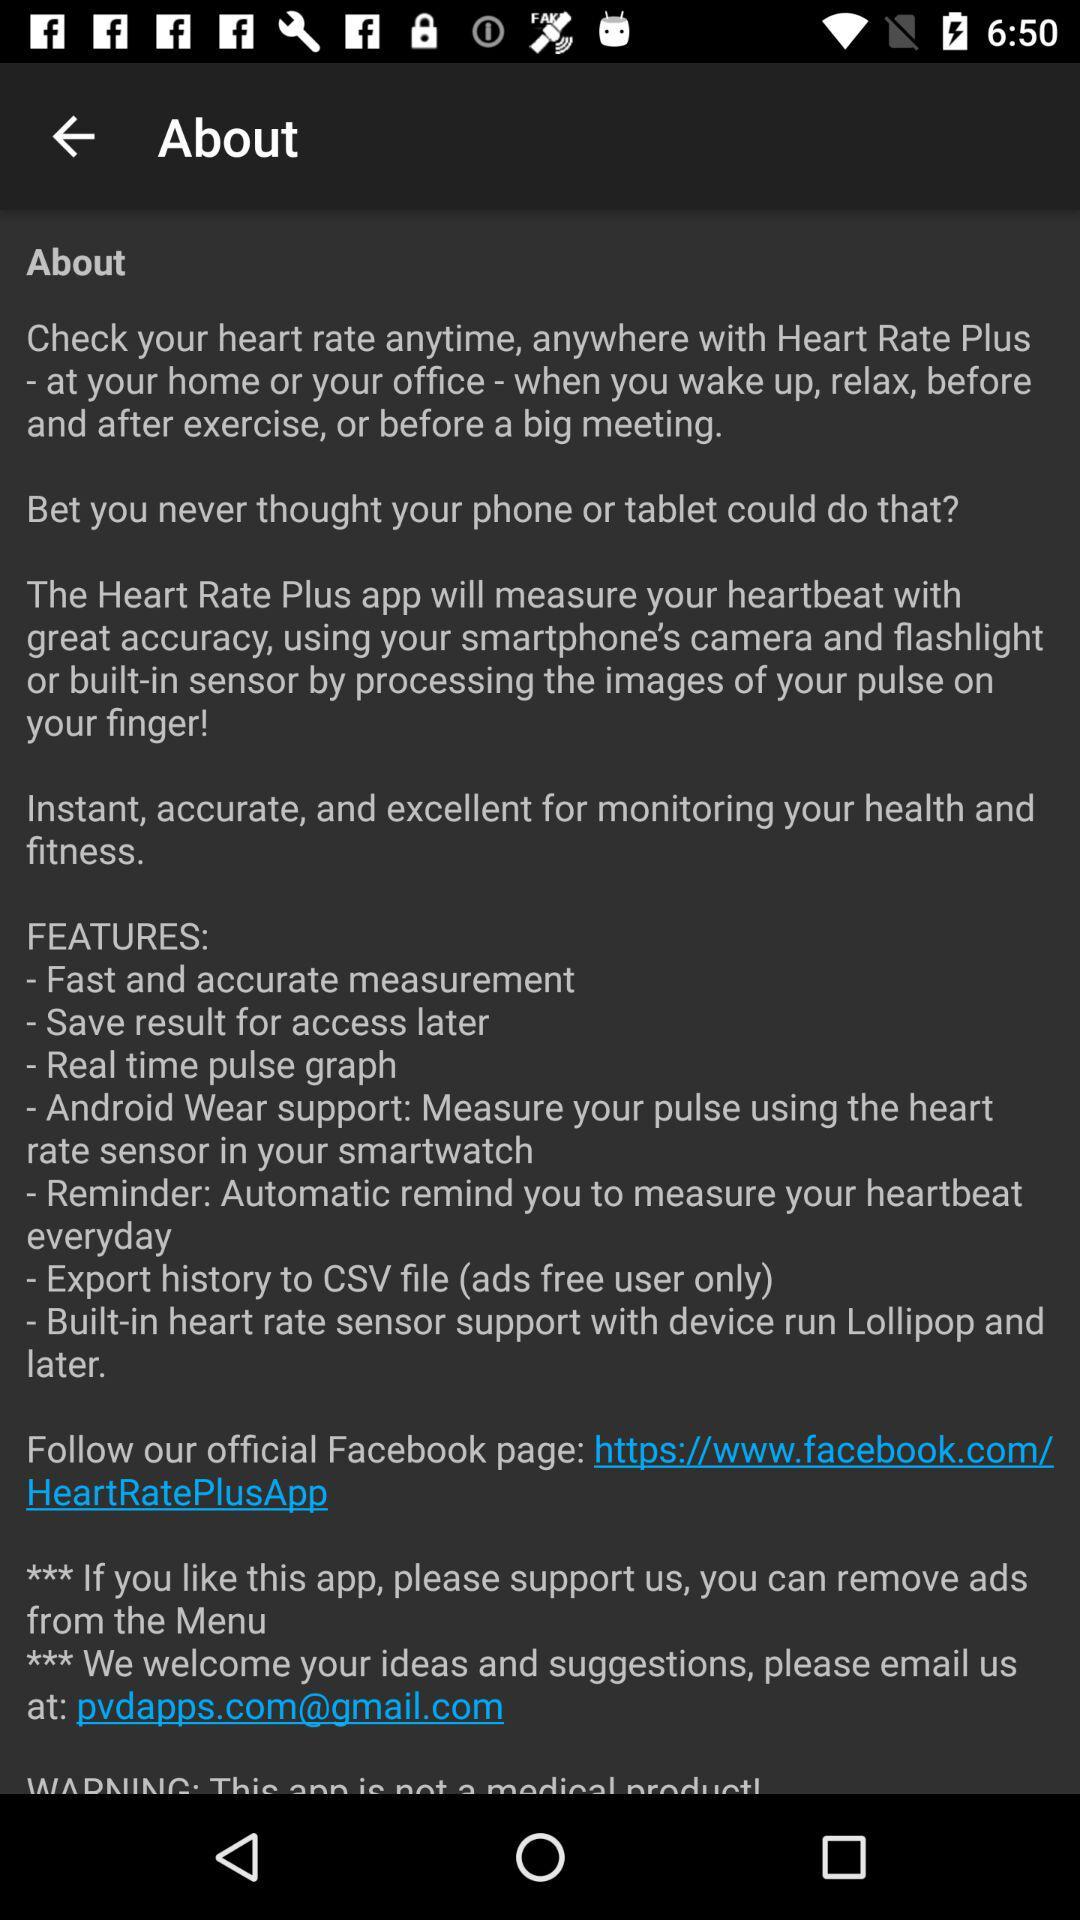  I want to click on the check your heart icon, so click(540, 1039).